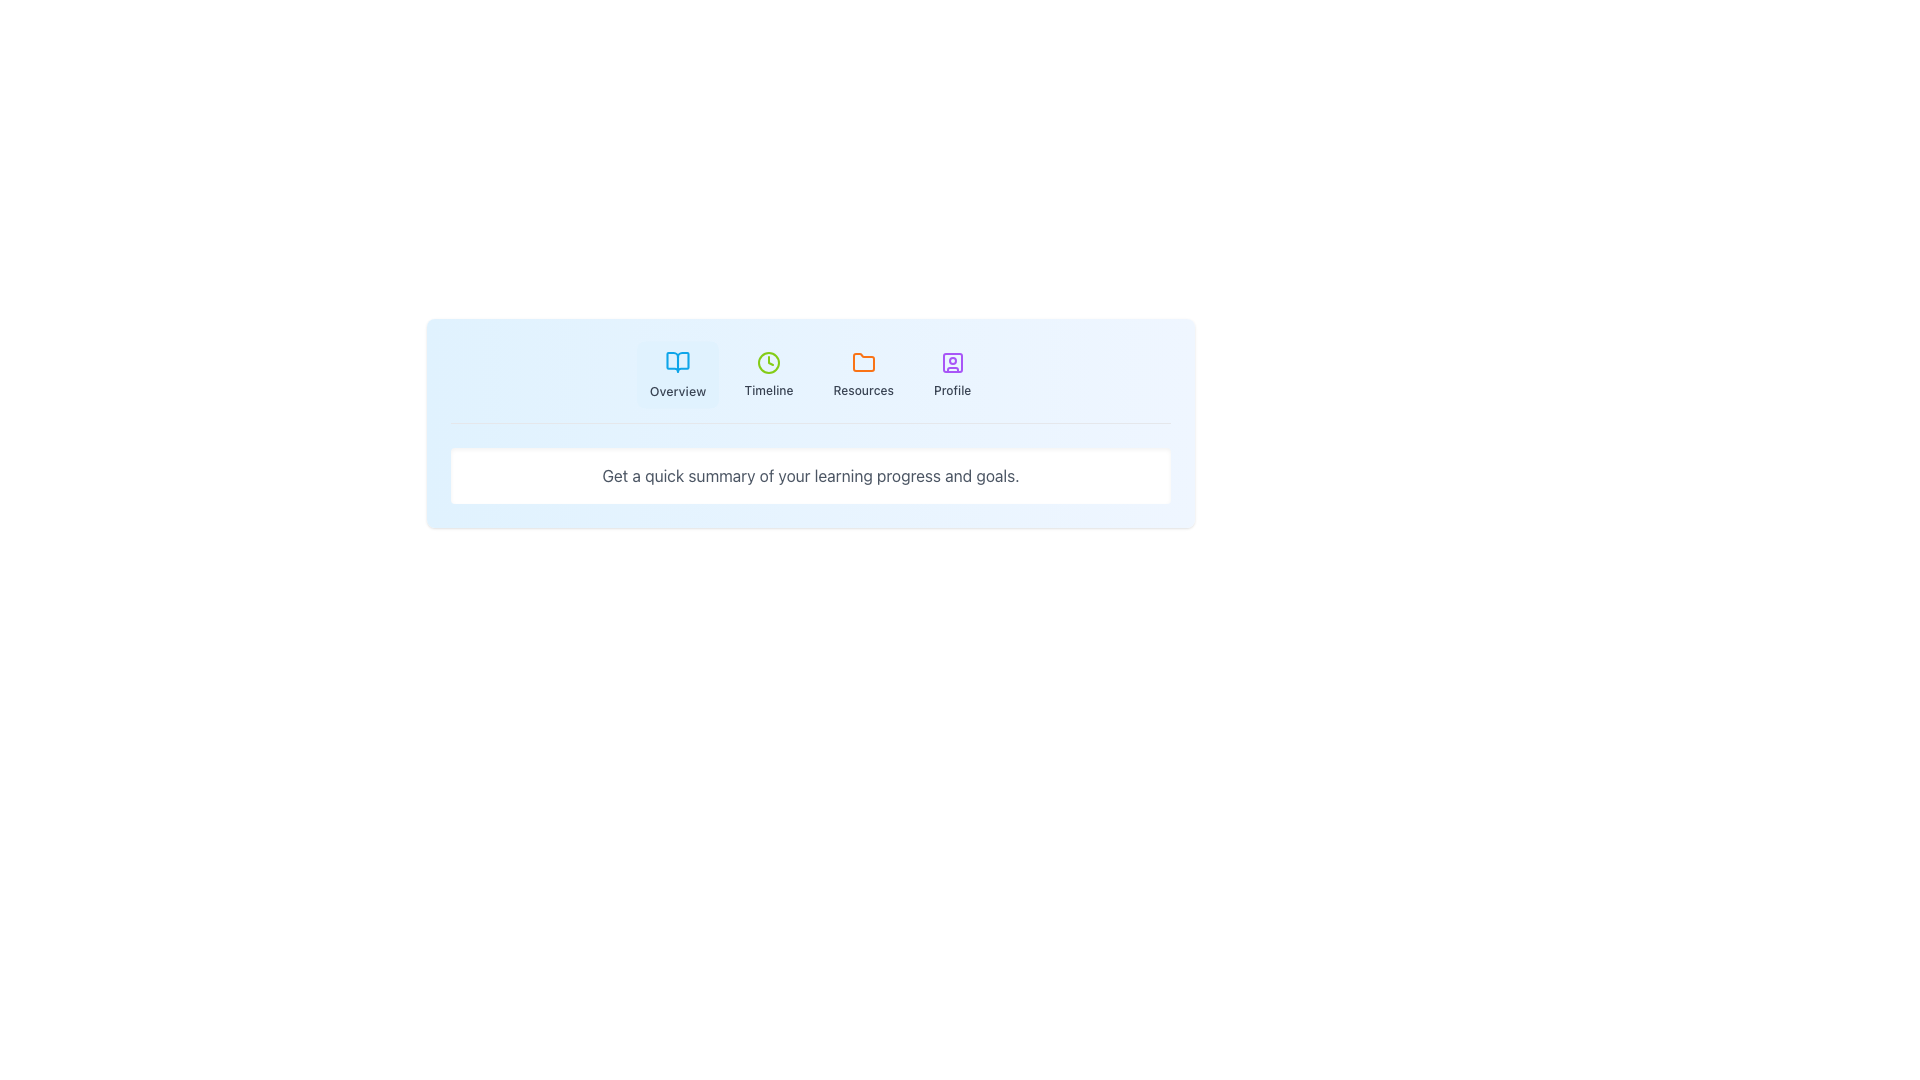 The height and width of the screenshot is (1080, 1920). What do you see at coordinates (767, 362) in the screenshot?
I see `SVG Circle element that serves as the outer decorative circle of the clock icon located in the top navigation area of the interface, specifically within the 'Timeline' section` at bounding box center [767, 362].